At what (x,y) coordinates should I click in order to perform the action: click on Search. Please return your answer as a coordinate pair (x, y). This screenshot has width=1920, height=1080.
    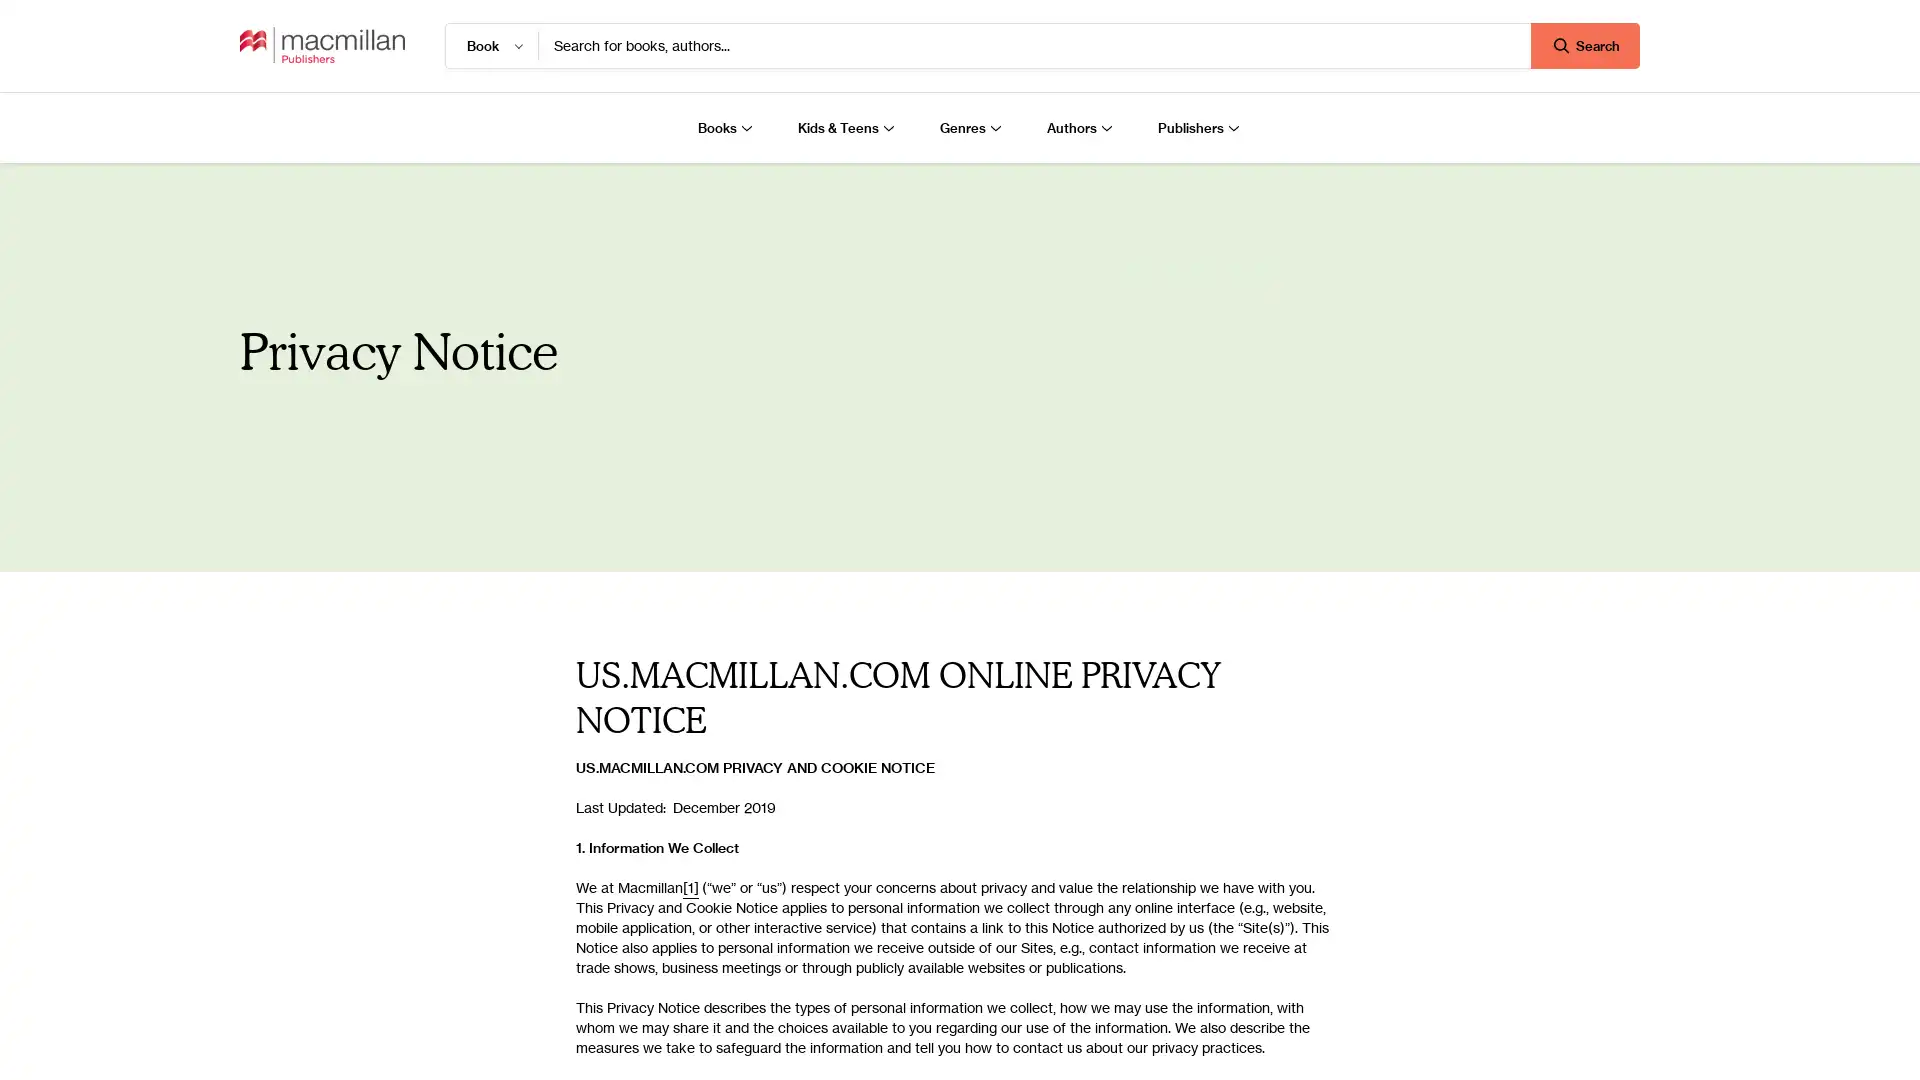
    Looking at the image, I should click on (1584, 45).